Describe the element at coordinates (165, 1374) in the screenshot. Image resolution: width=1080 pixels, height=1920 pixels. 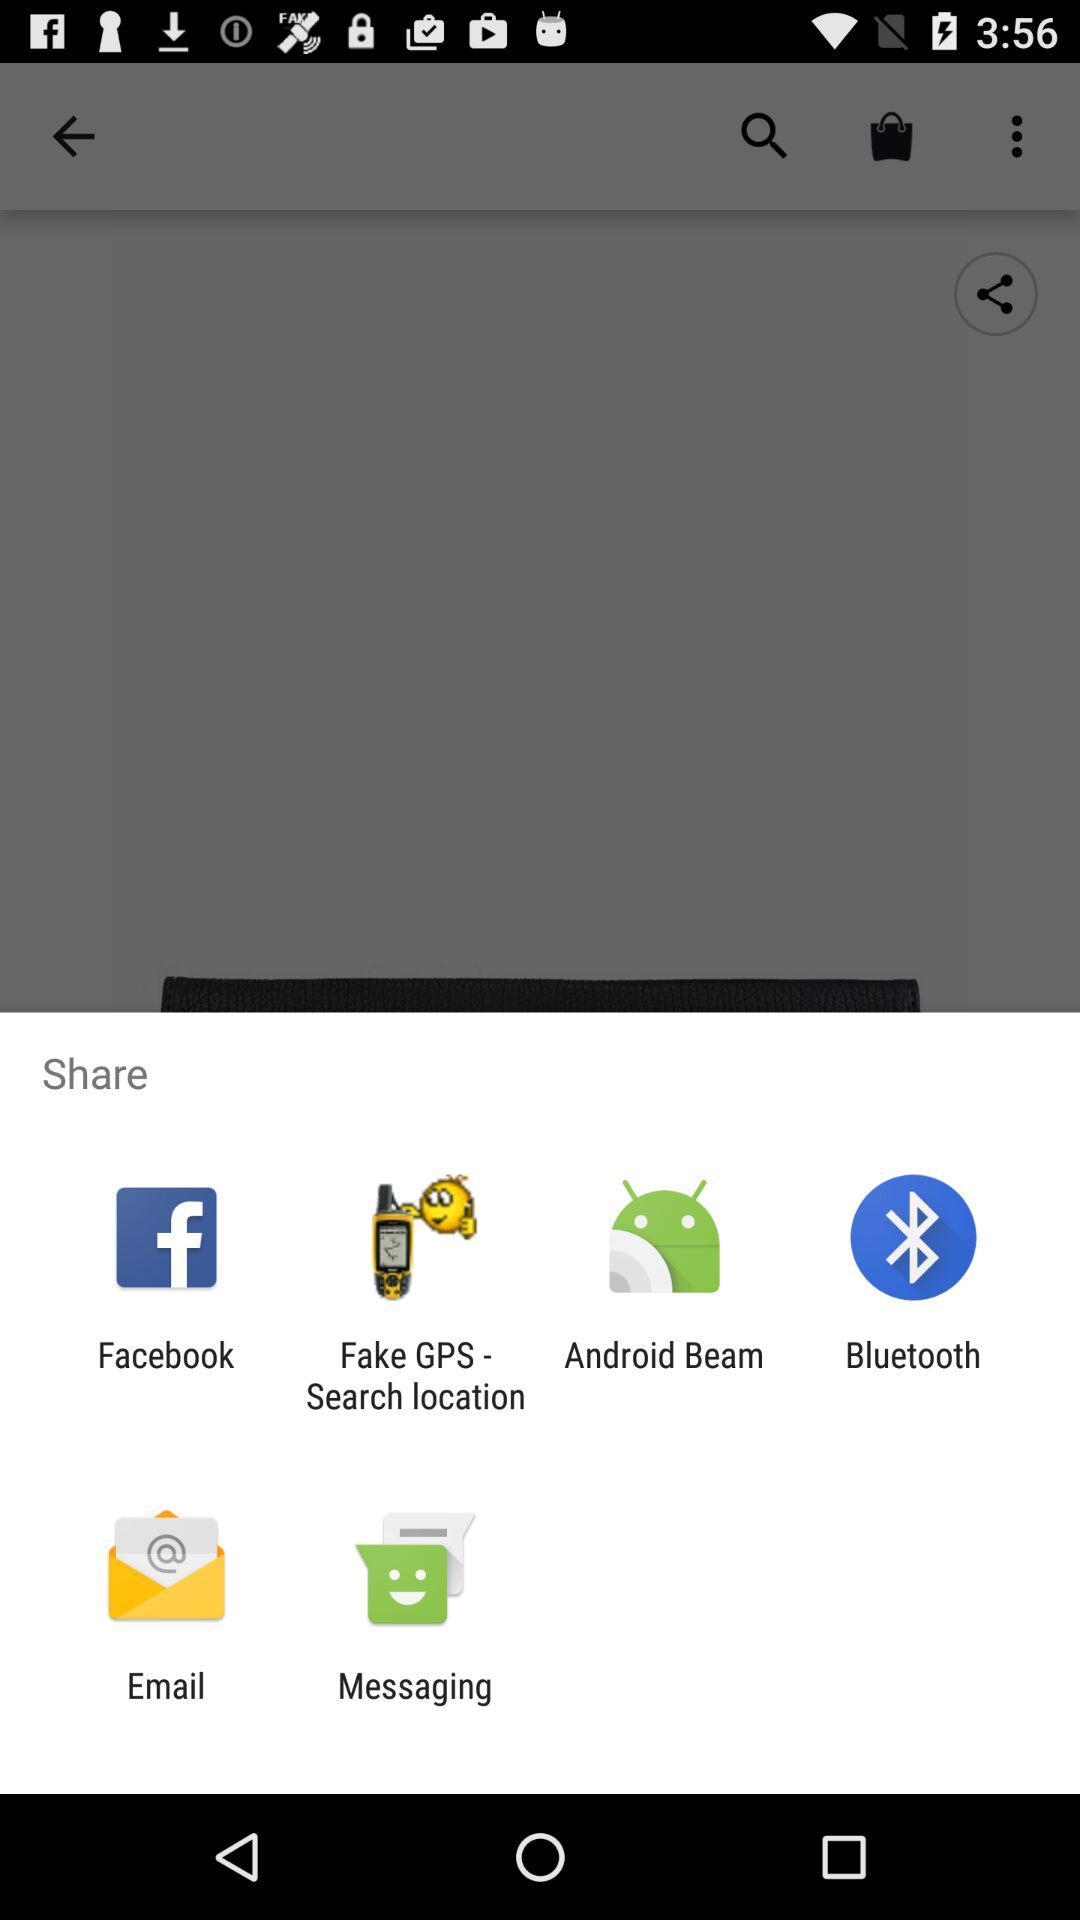
I see `facebook item` at that location.